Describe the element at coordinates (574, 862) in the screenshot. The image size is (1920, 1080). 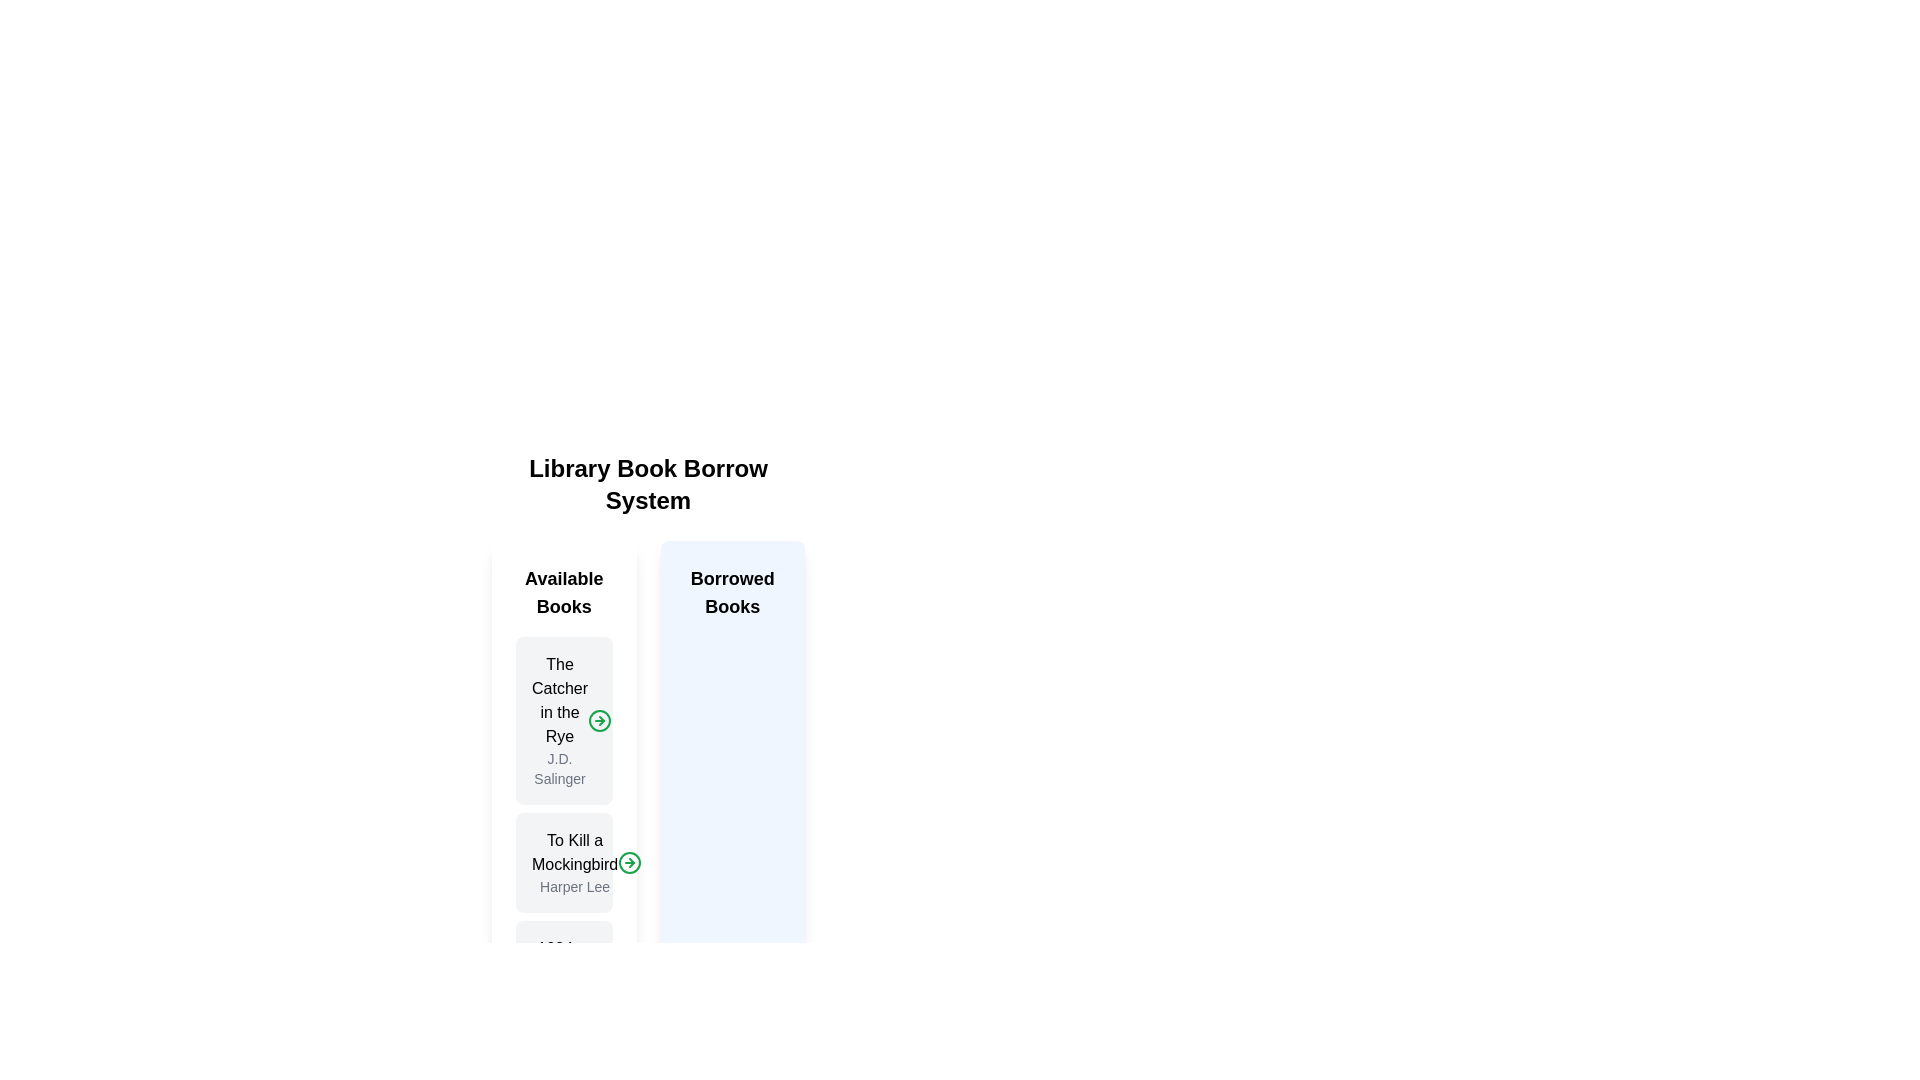
I see `the label displaying the title and author of 'To Kill a Mockingbird' in the 'Available Books' section, located beneath 'The Catcher in the Rye'` at that location.